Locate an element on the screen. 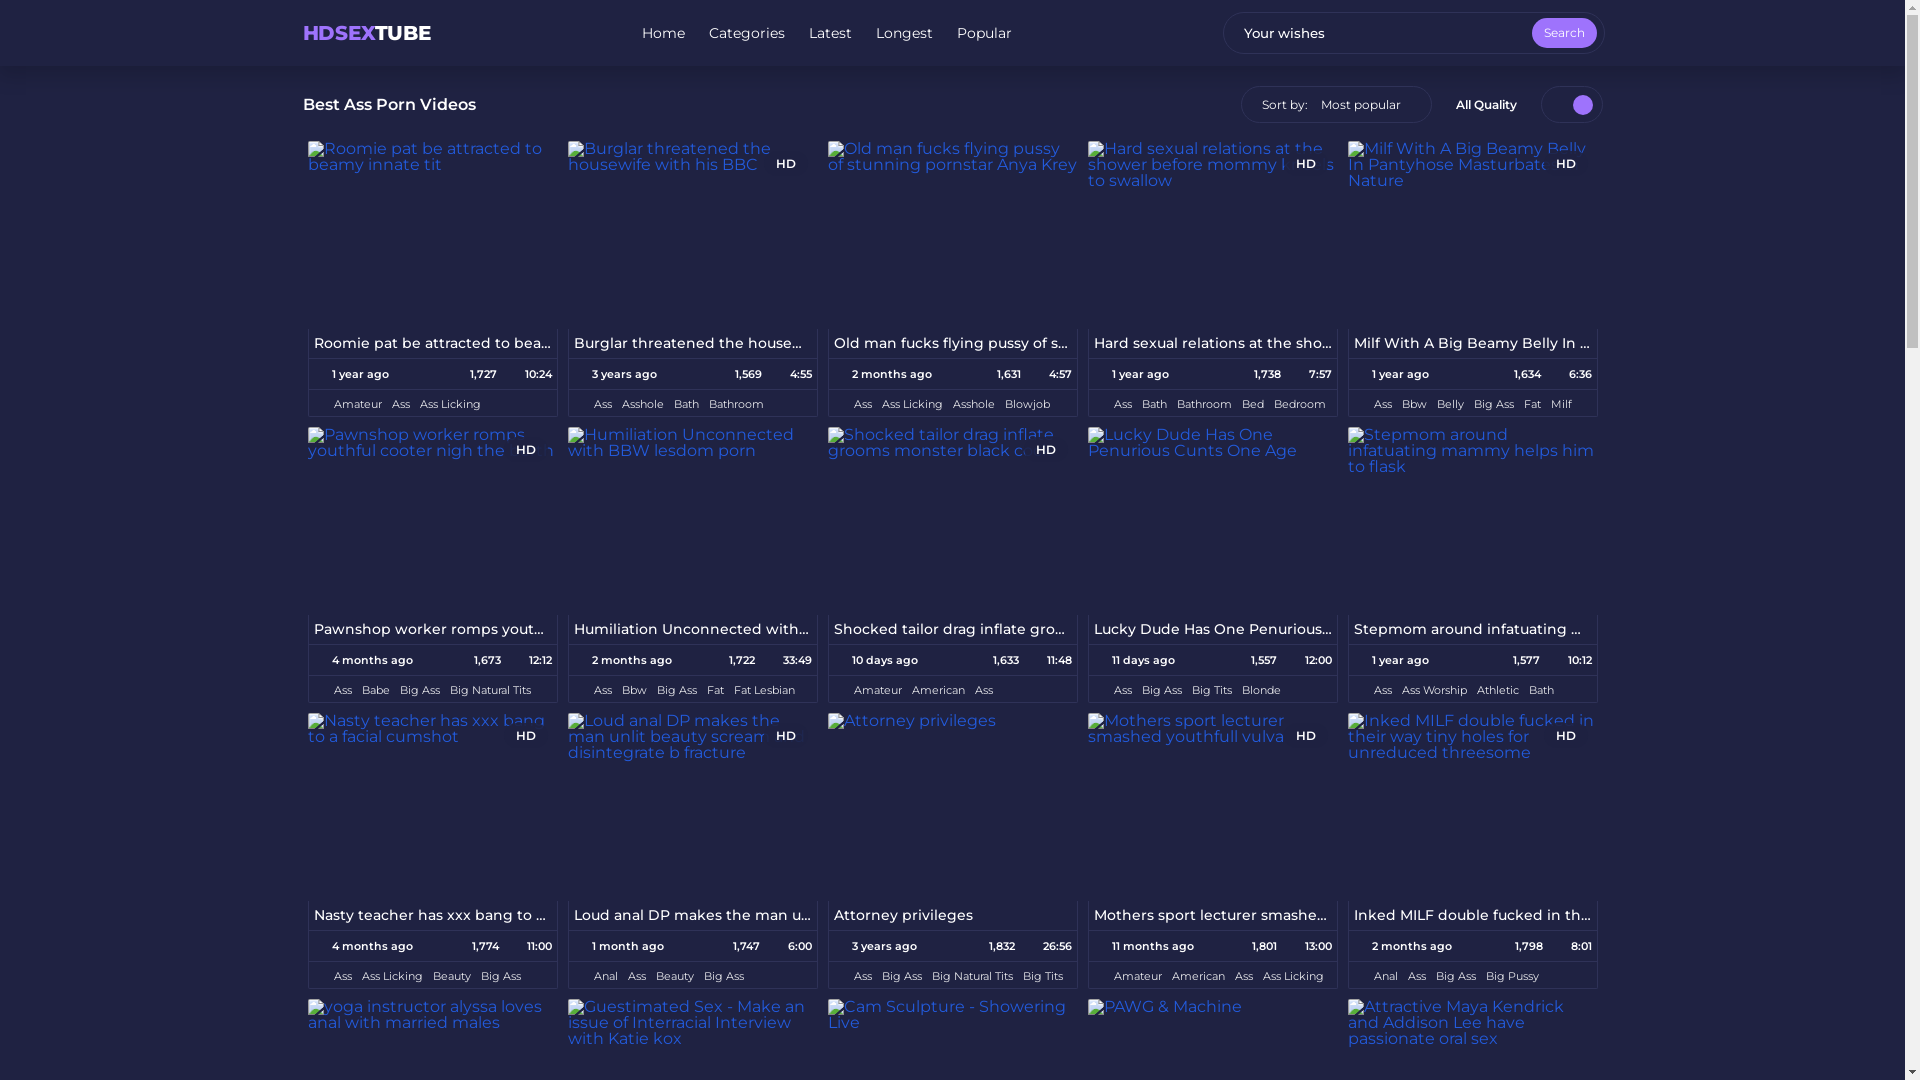 The image size is (1920, 1080). 'Bed' is located at coordinates (1251, 404).